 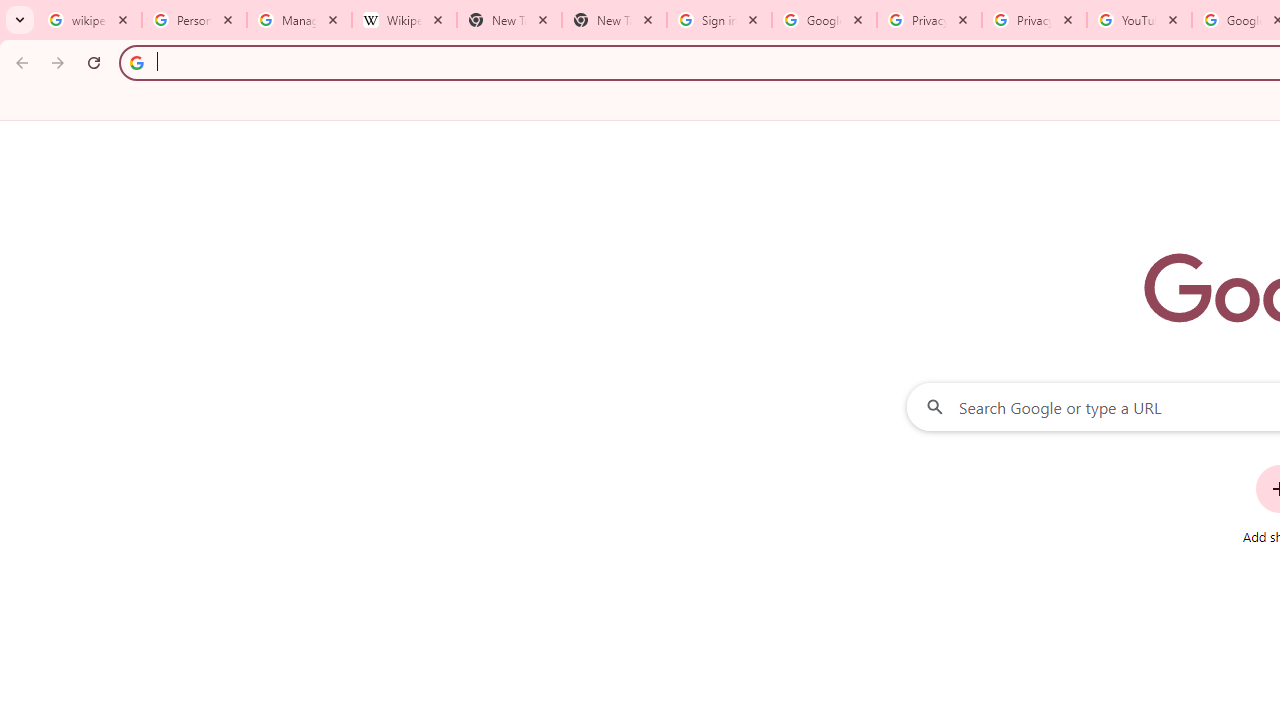 I want to click on 'Manage your Location History - Google Search Help', so click(x=298, y=20).